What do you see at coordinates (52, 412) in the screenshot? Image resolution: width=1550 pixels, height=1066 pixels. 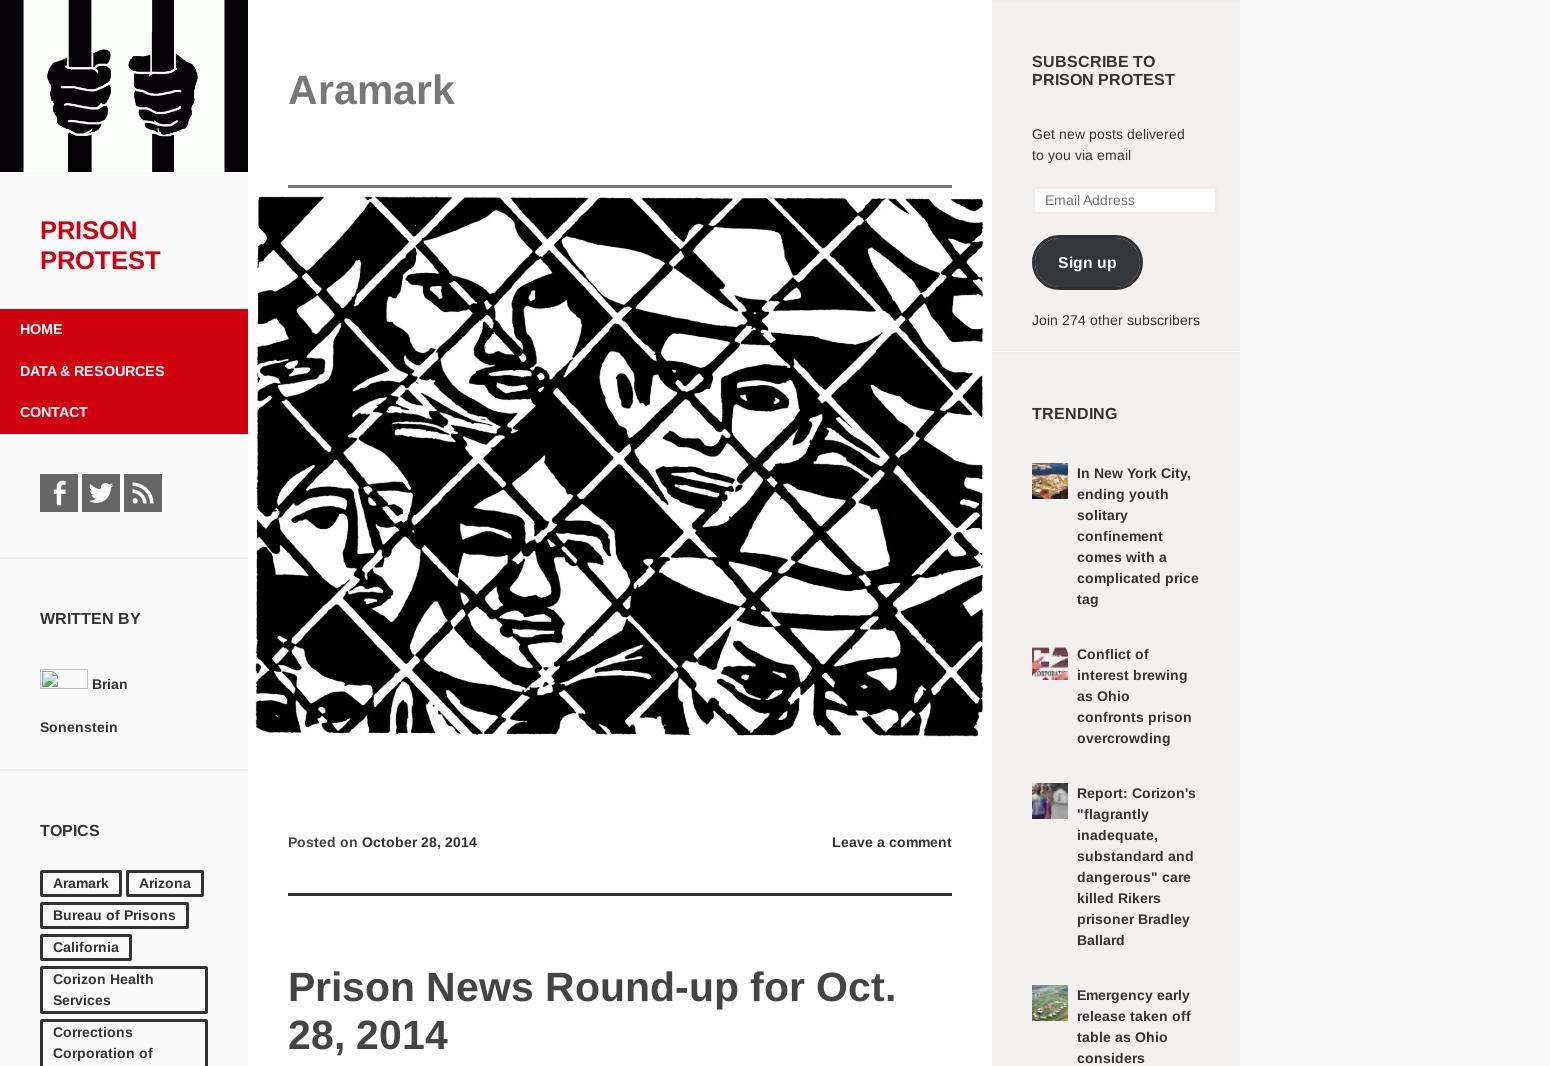 I see `'Contact'` at bounding box center [52, 412].